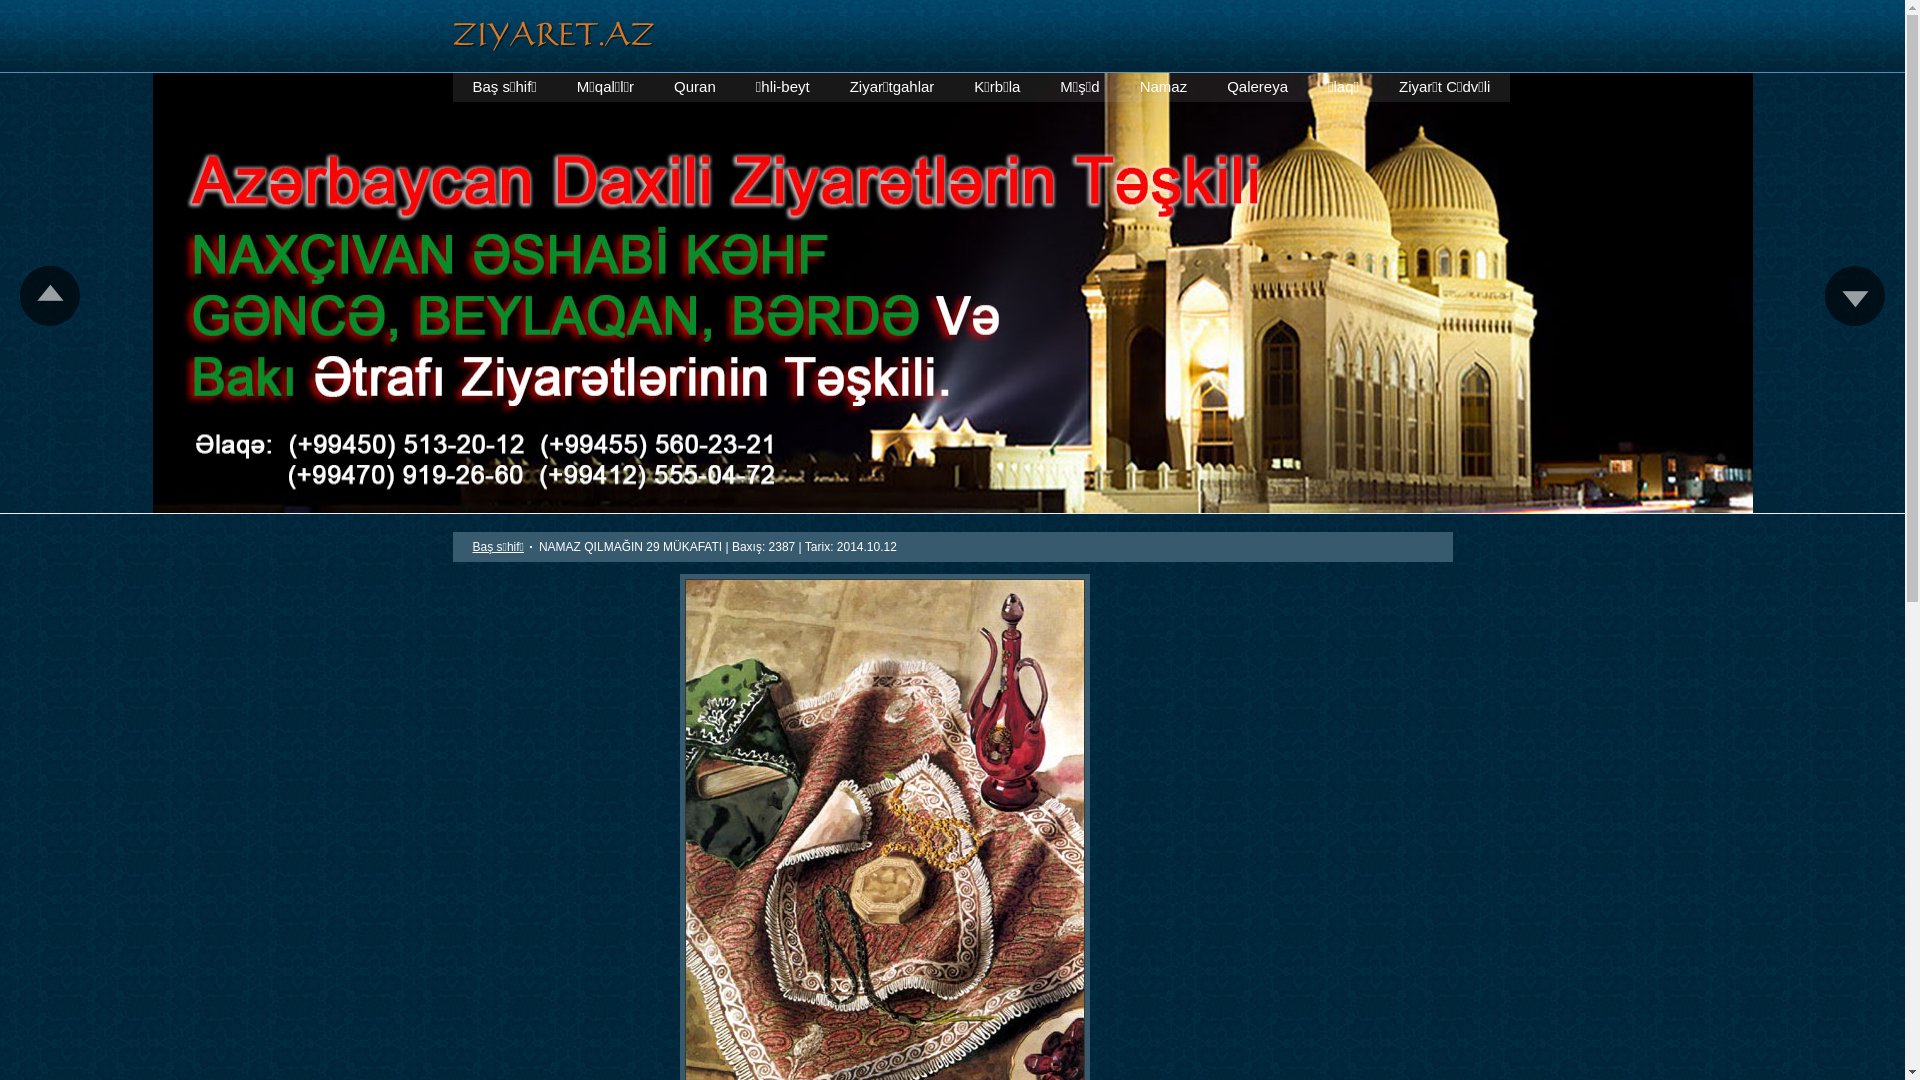 This screenshot has height=1080, width=1920. Describe the element at coordinates (1163, 86) in the screenshot. I see `'Namaz'` at that location.